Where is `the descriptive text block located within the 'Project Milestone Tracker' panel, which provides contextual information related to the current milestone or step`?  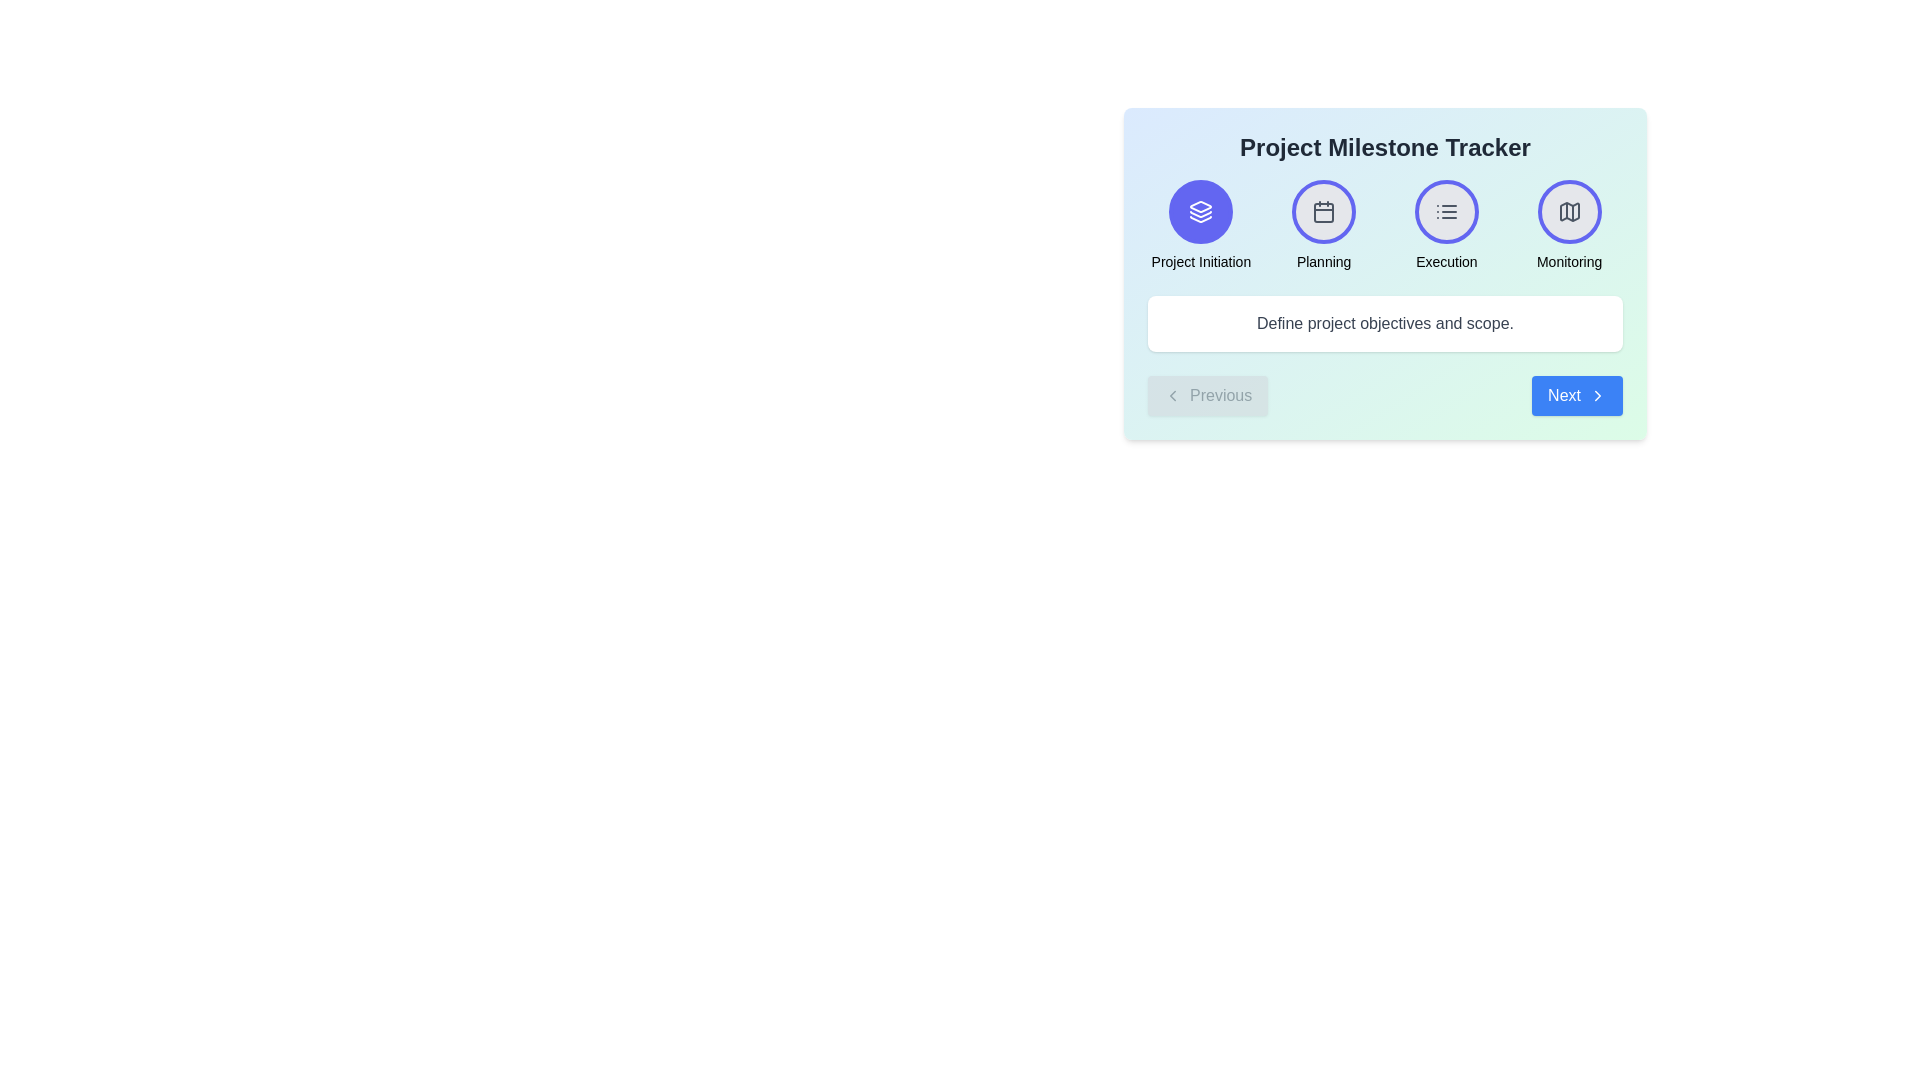 the descriptive text block located within the 'Project Milestone Tracker' panel, which provides contextual information related to the current milestone or step is located at coordinates (1384, 323).